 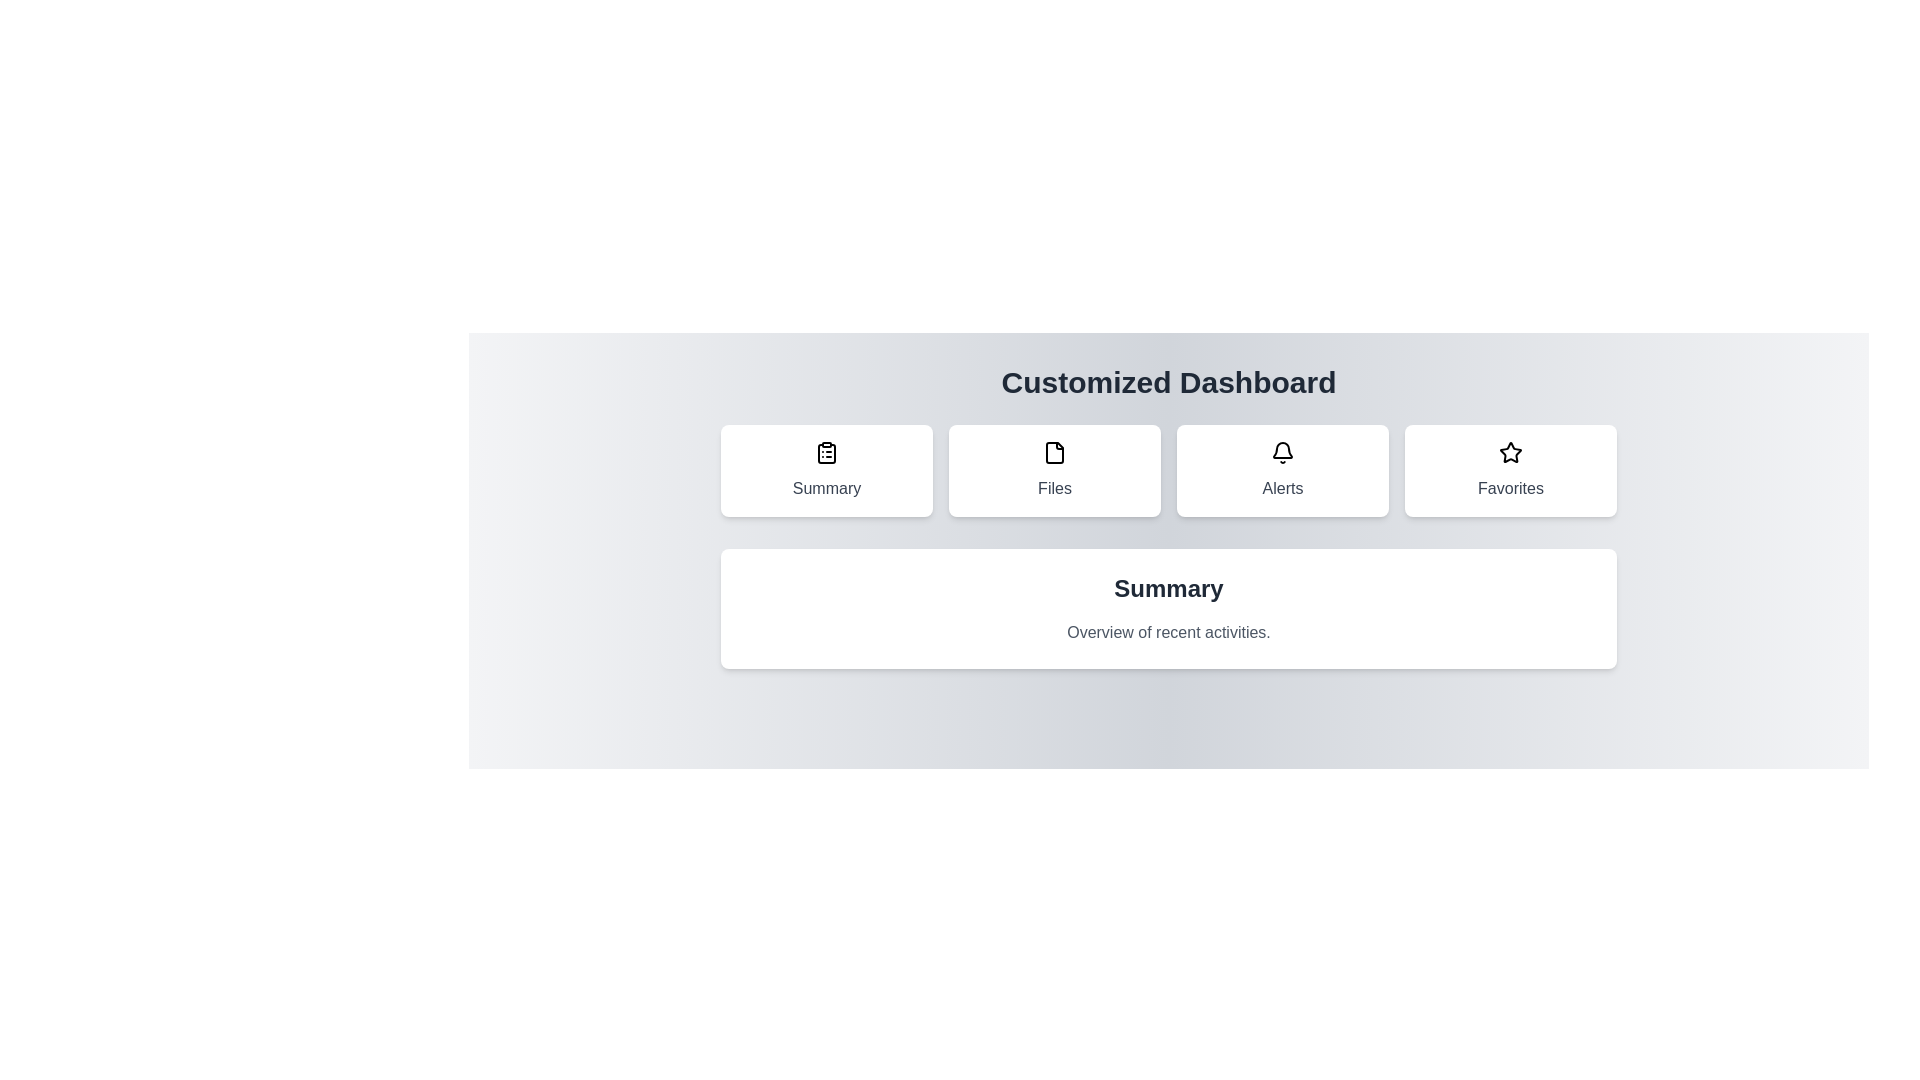 I want to click on the 'Alerts' icon element, which represents notifications or updates on the dashboard, located under the red bell icon, so click(x=1282, y=450).